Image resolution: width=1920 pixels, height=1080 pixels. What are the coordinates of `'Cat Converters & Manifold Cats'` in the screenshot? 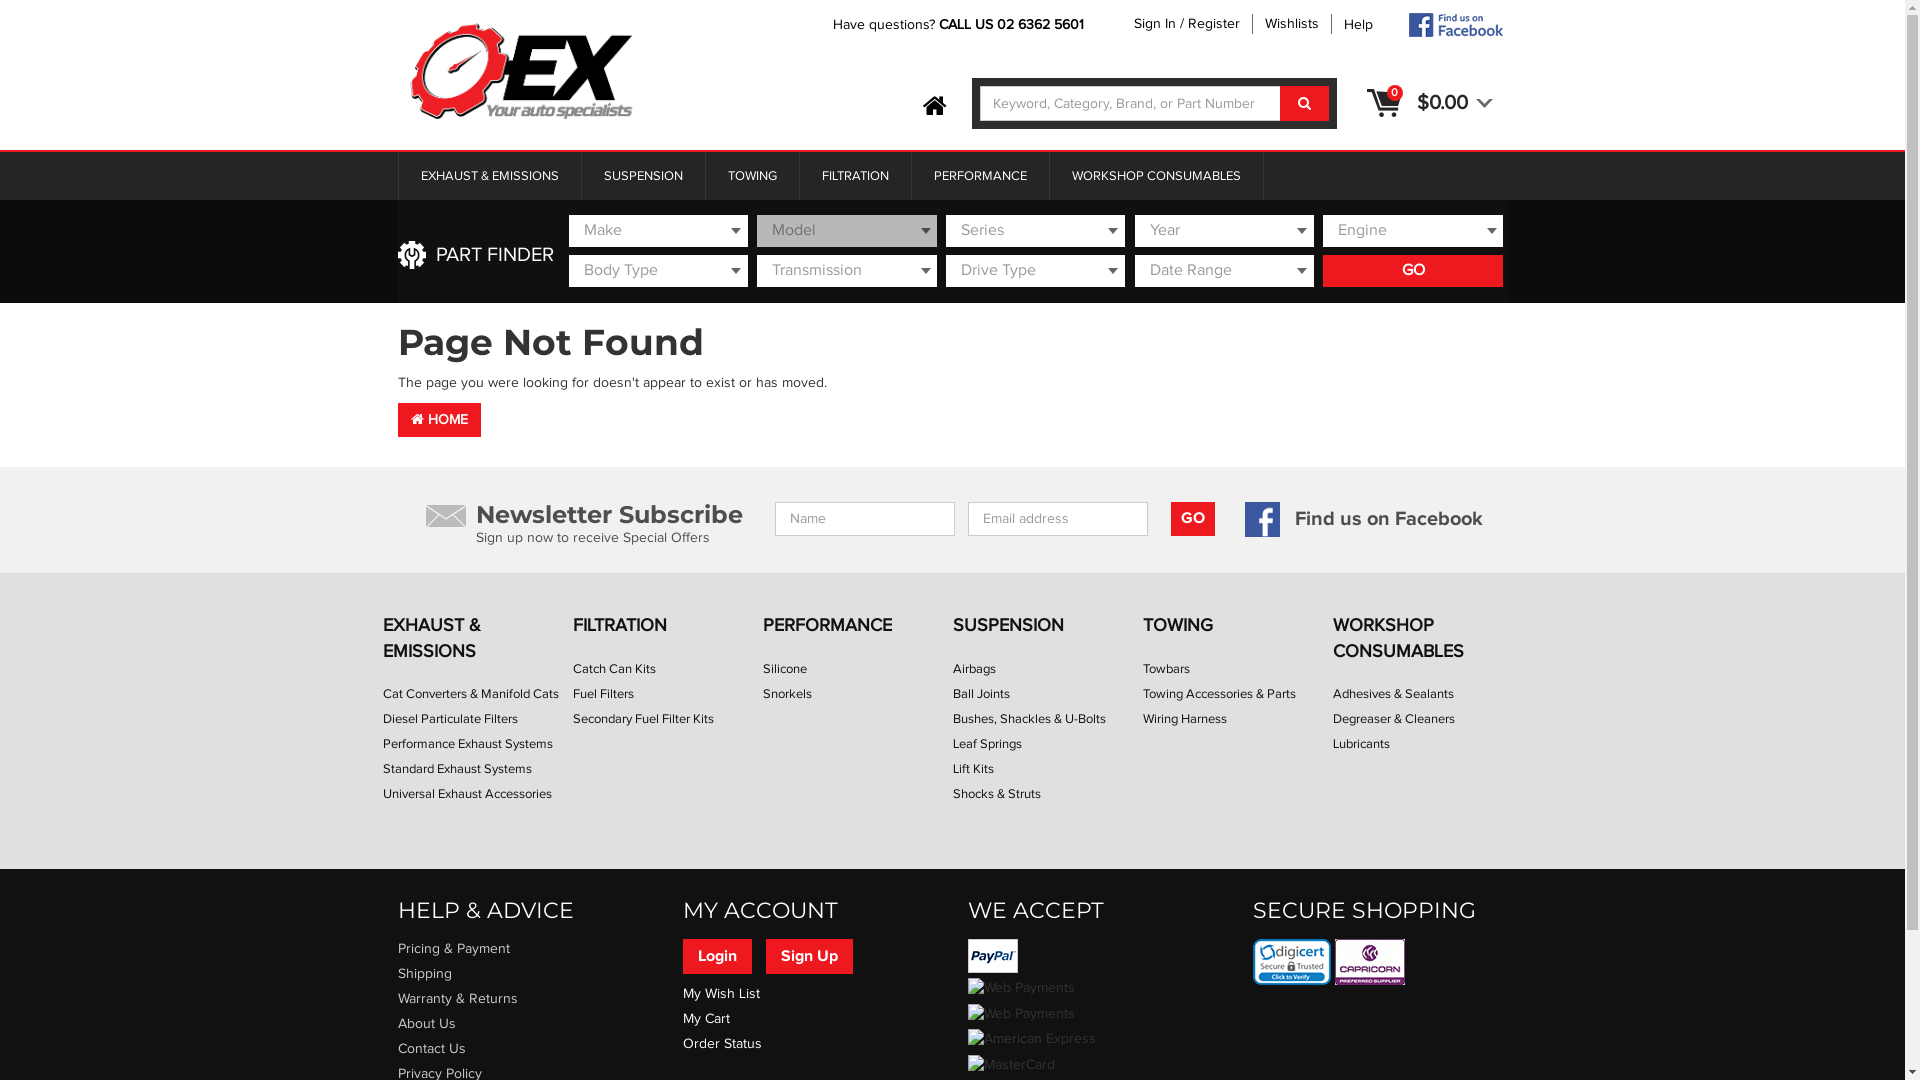 It's located at (469, 693).